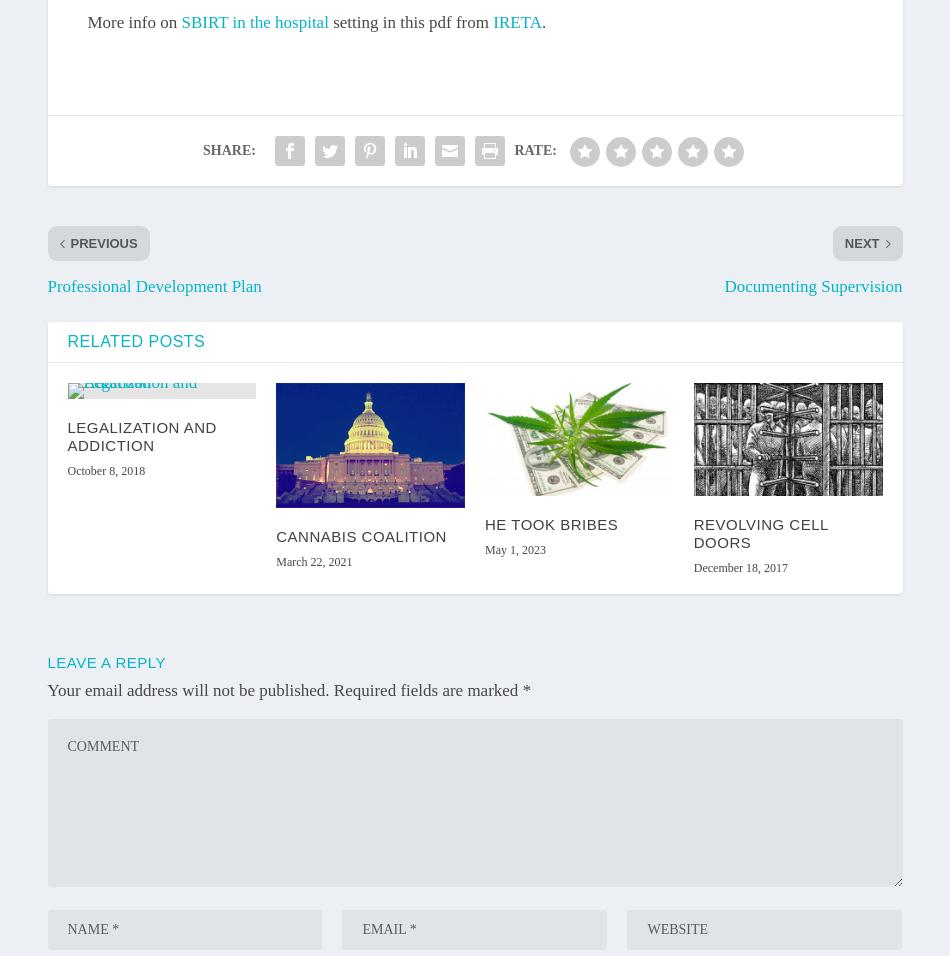 The width and height of the screenshot is (950, 956). Describe the element at coordinates (426, 689) in the screenshot. I see `'Required fields are marked'` at that location.